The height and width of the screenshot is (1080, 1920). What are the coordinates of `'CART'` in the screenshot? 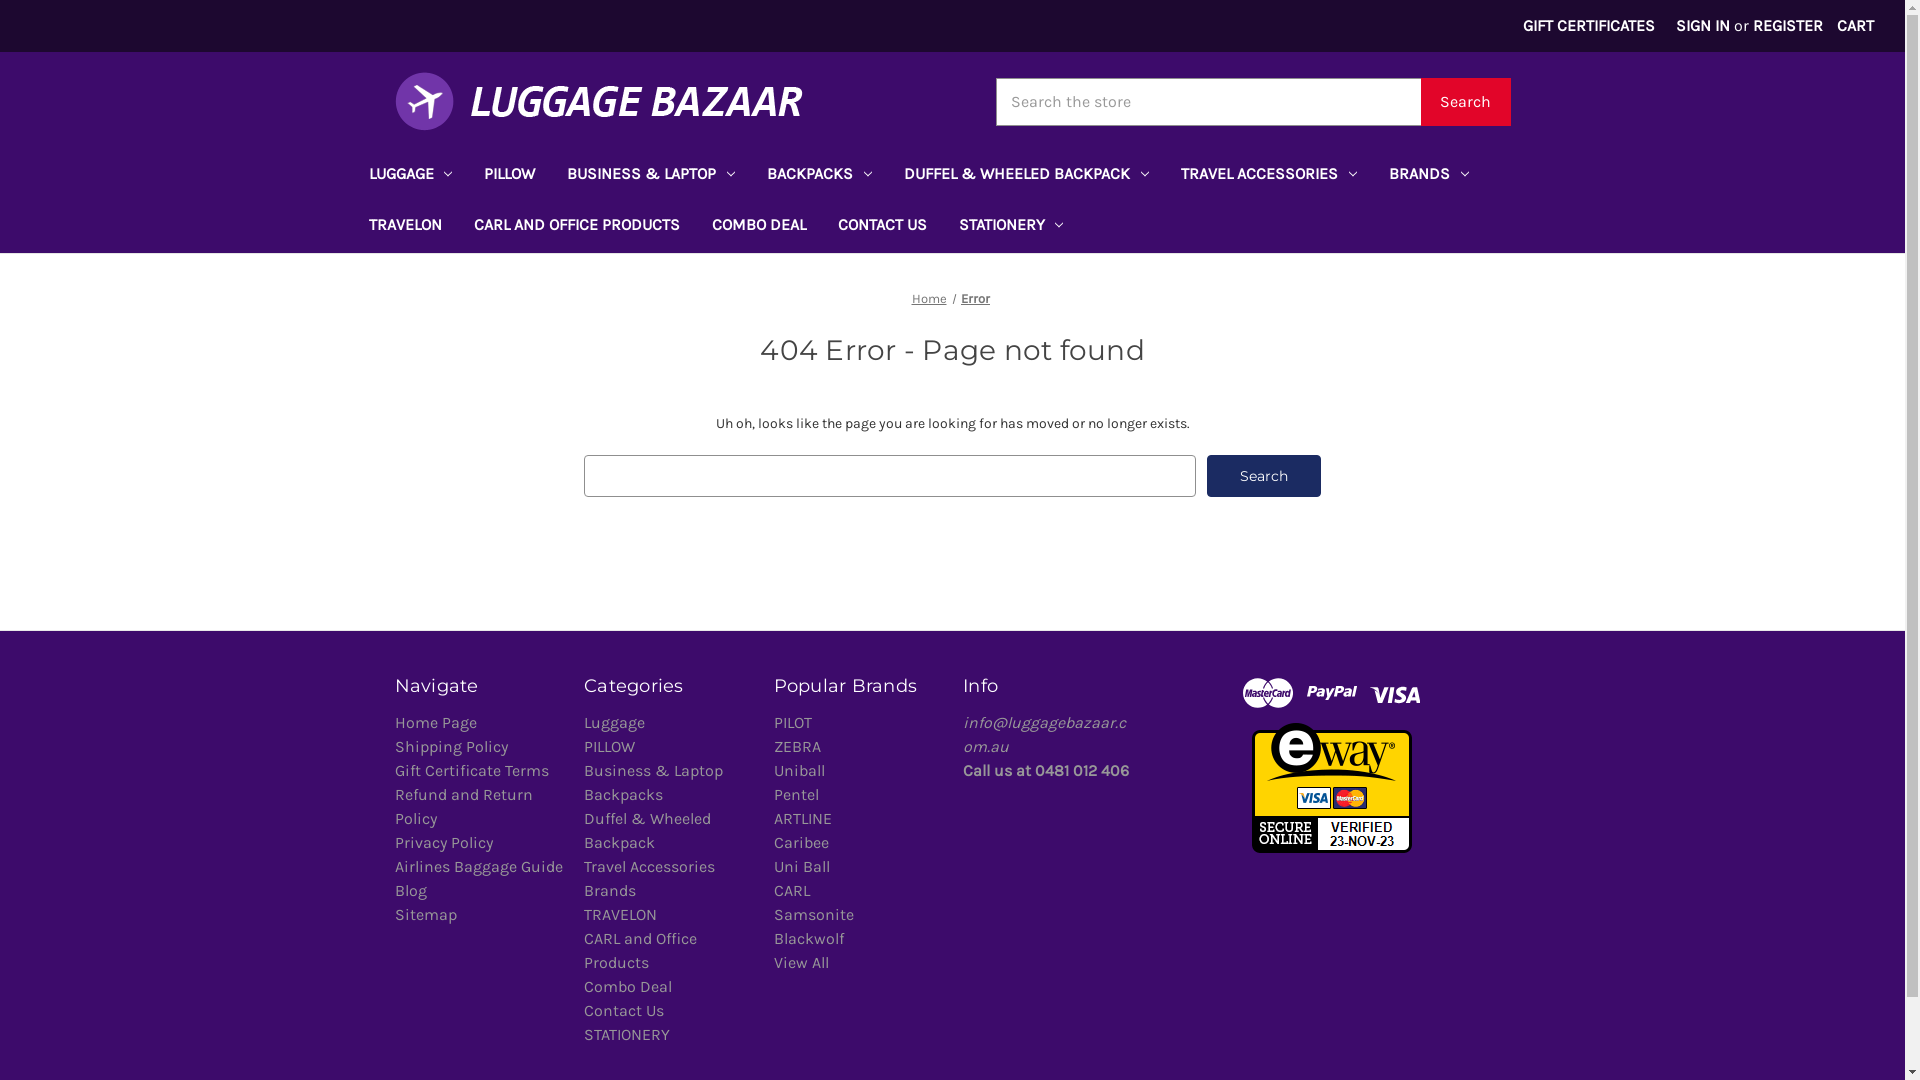 It's located at (1853, 26).